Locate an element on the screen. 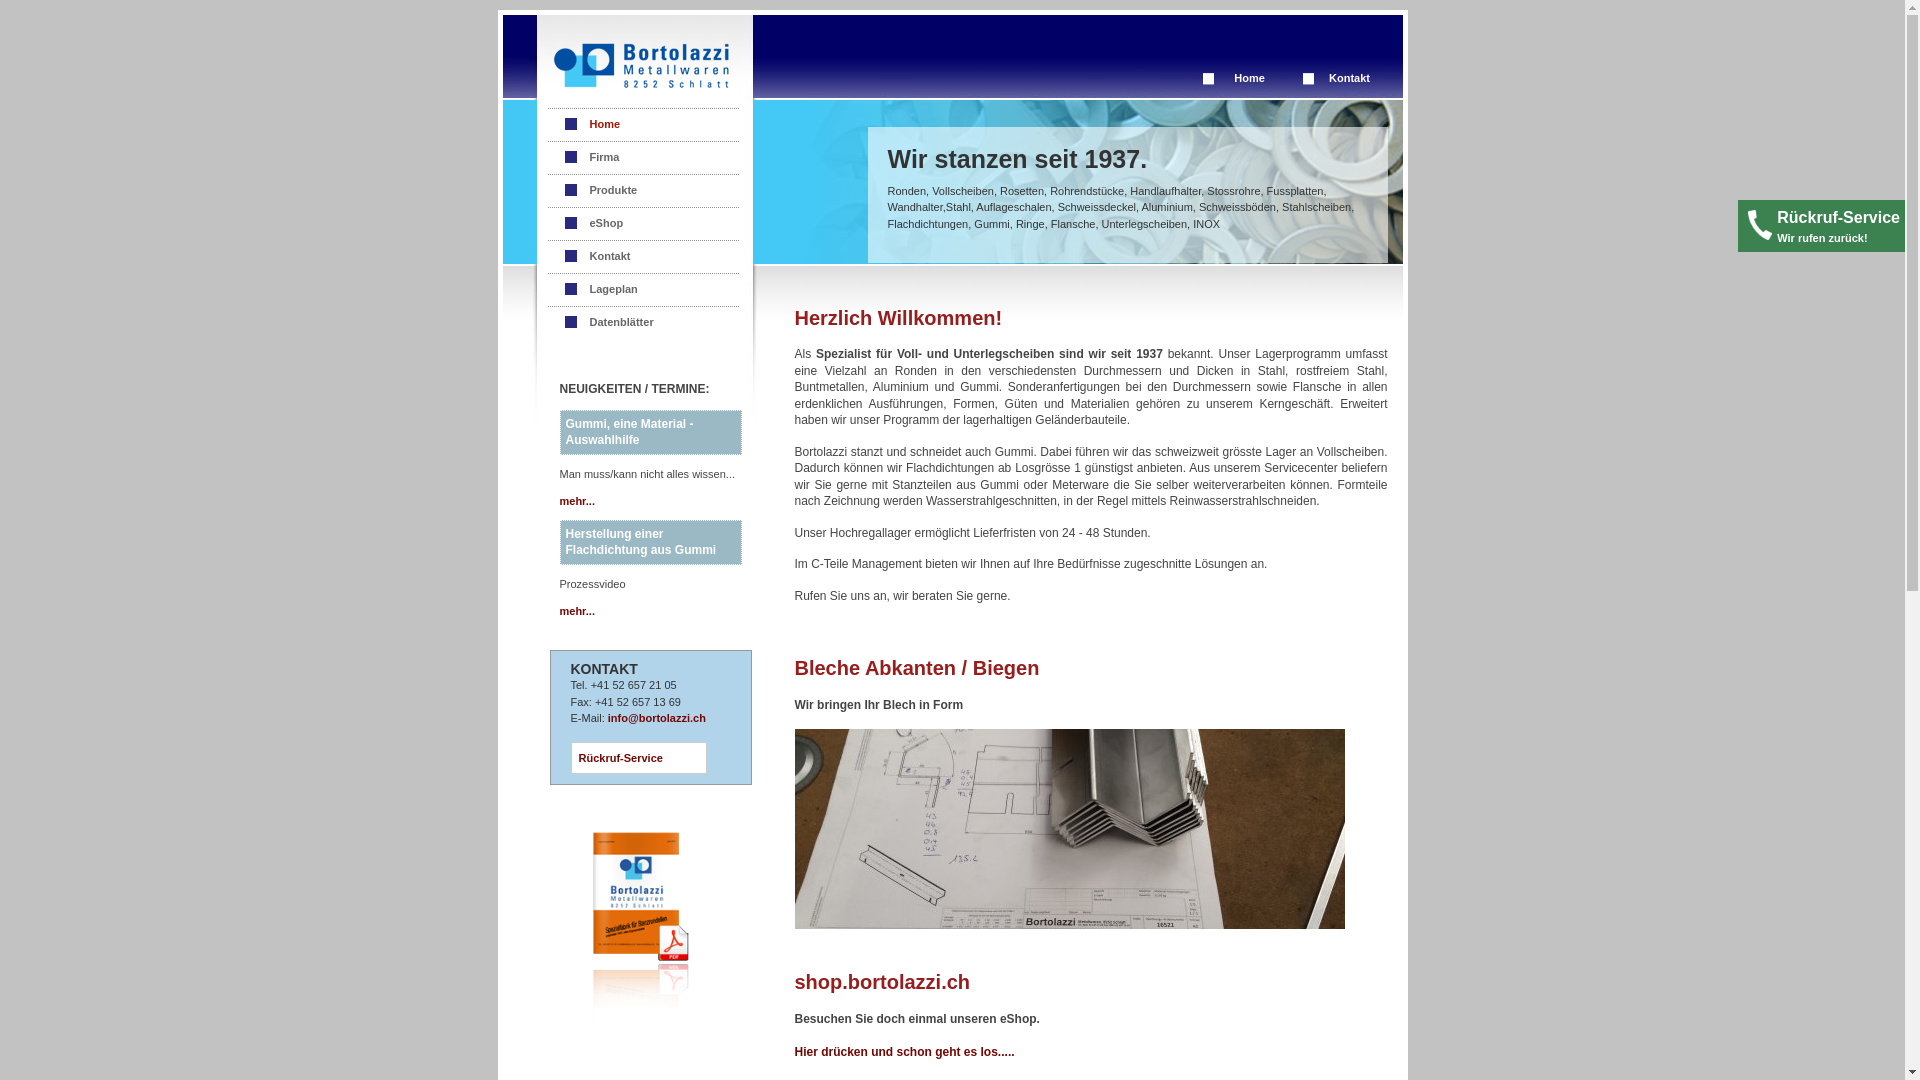 The height and width of the screenshot is (1080, 1920). 'Abkanten / Biegen' is located at coordinates (1068, 829).